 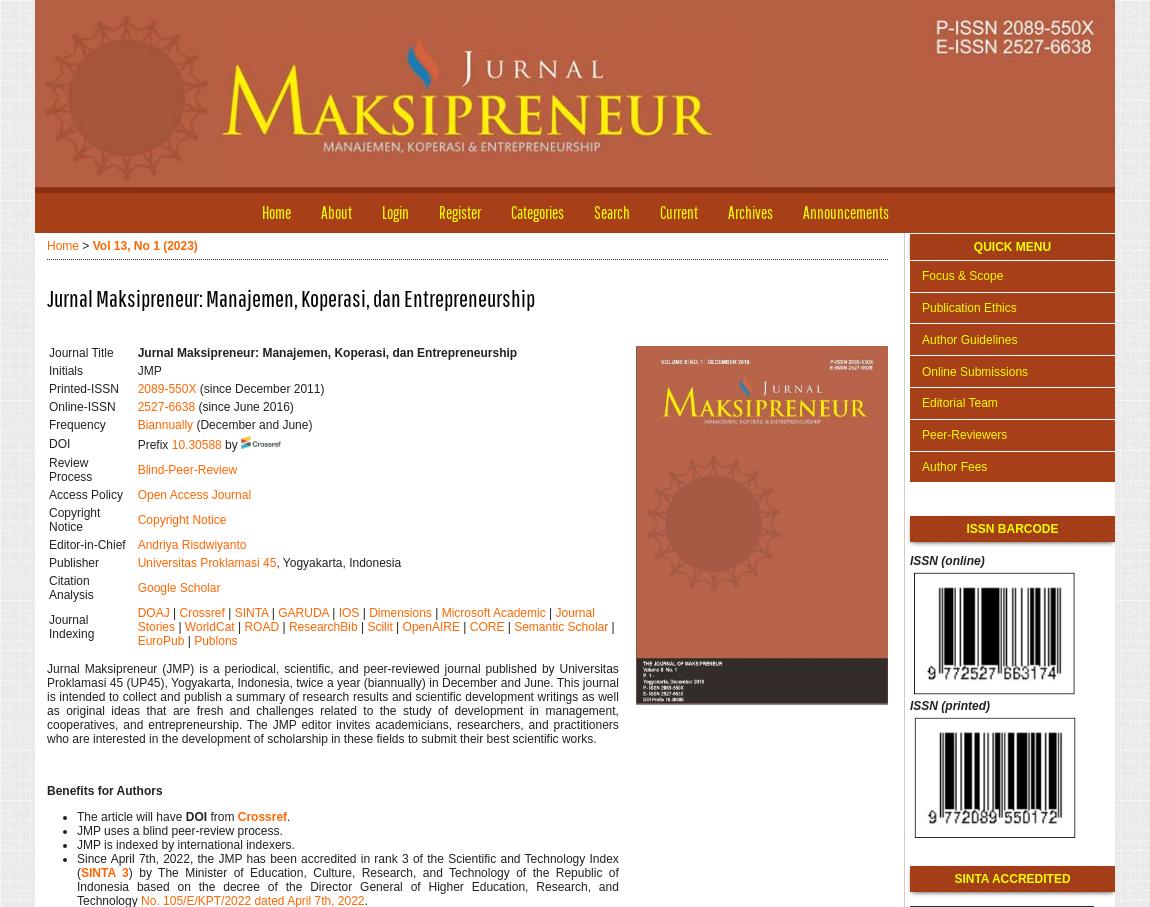 I want to click on 'Blind-Peer-Review', so click(x=135, y=470).